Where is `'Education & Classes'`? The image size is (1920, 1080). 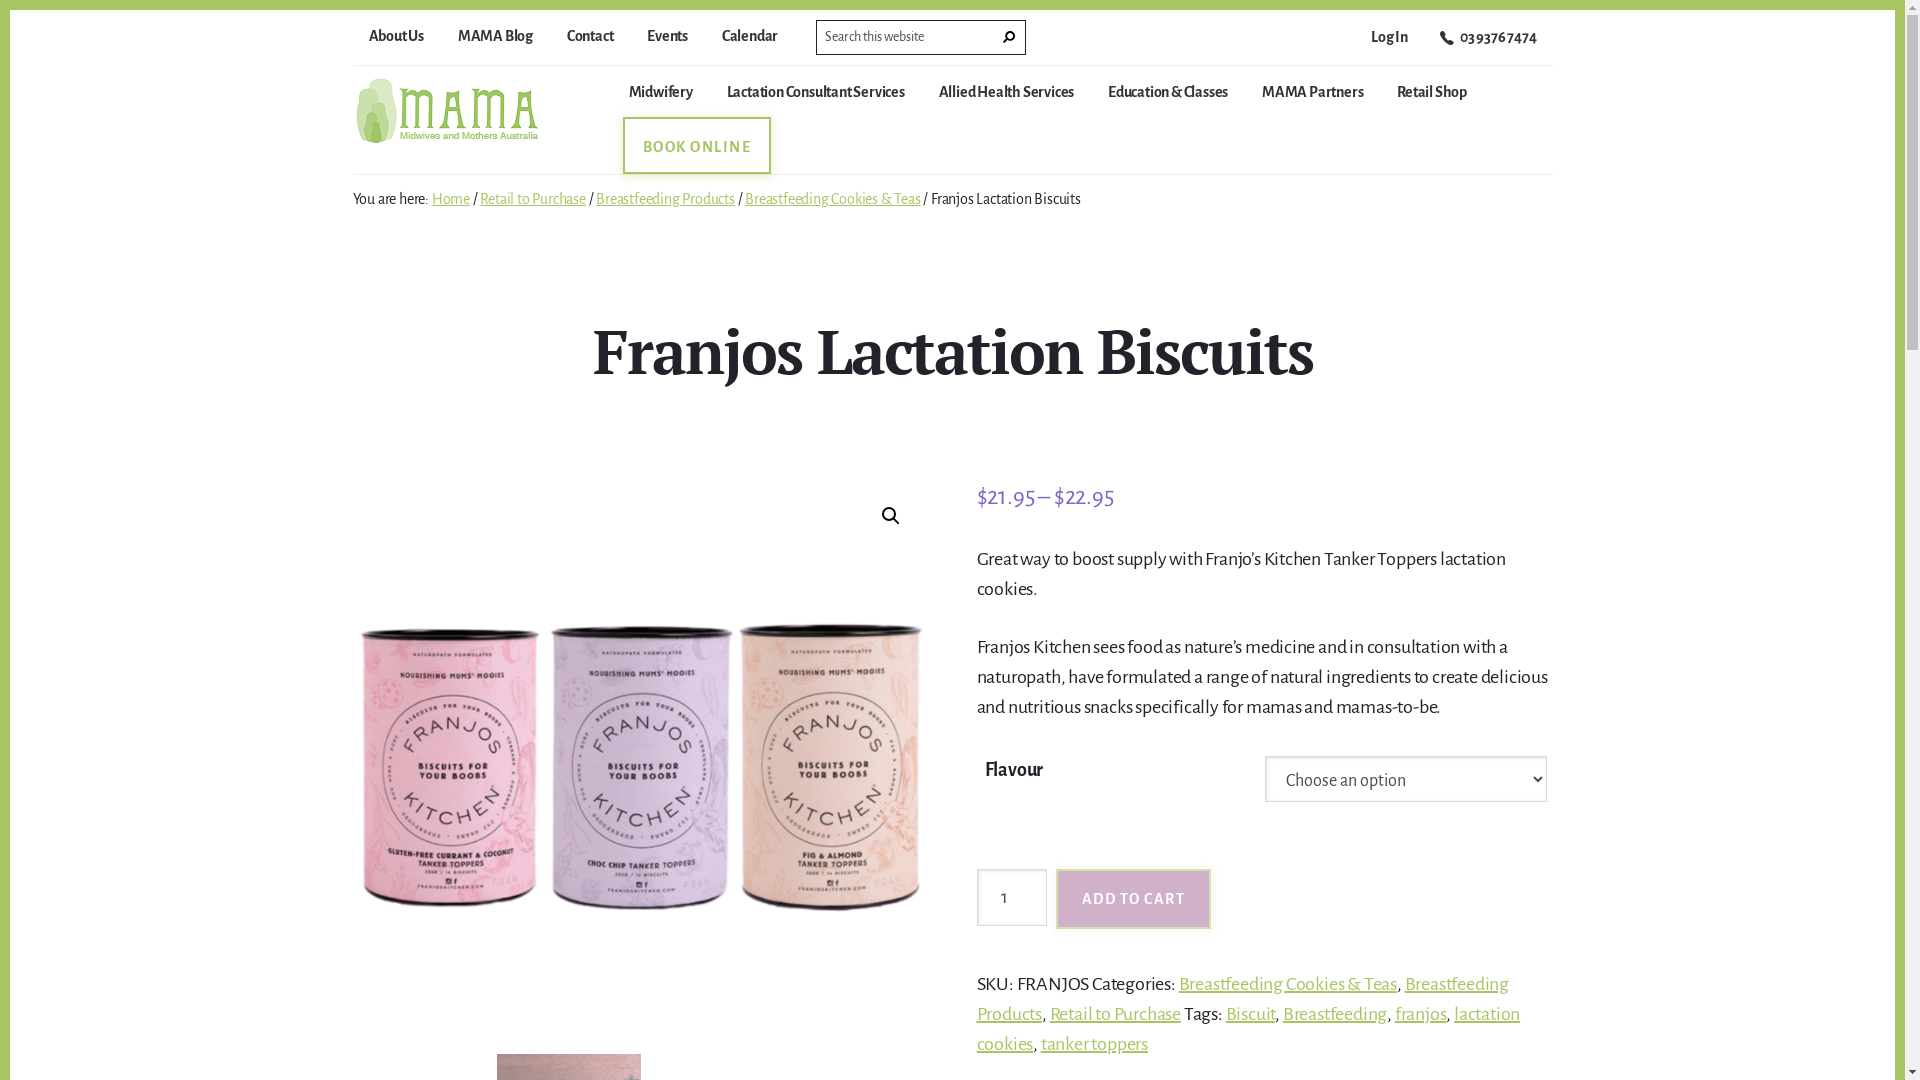
'Education & Classes' is located at coordinates (1167, 100).